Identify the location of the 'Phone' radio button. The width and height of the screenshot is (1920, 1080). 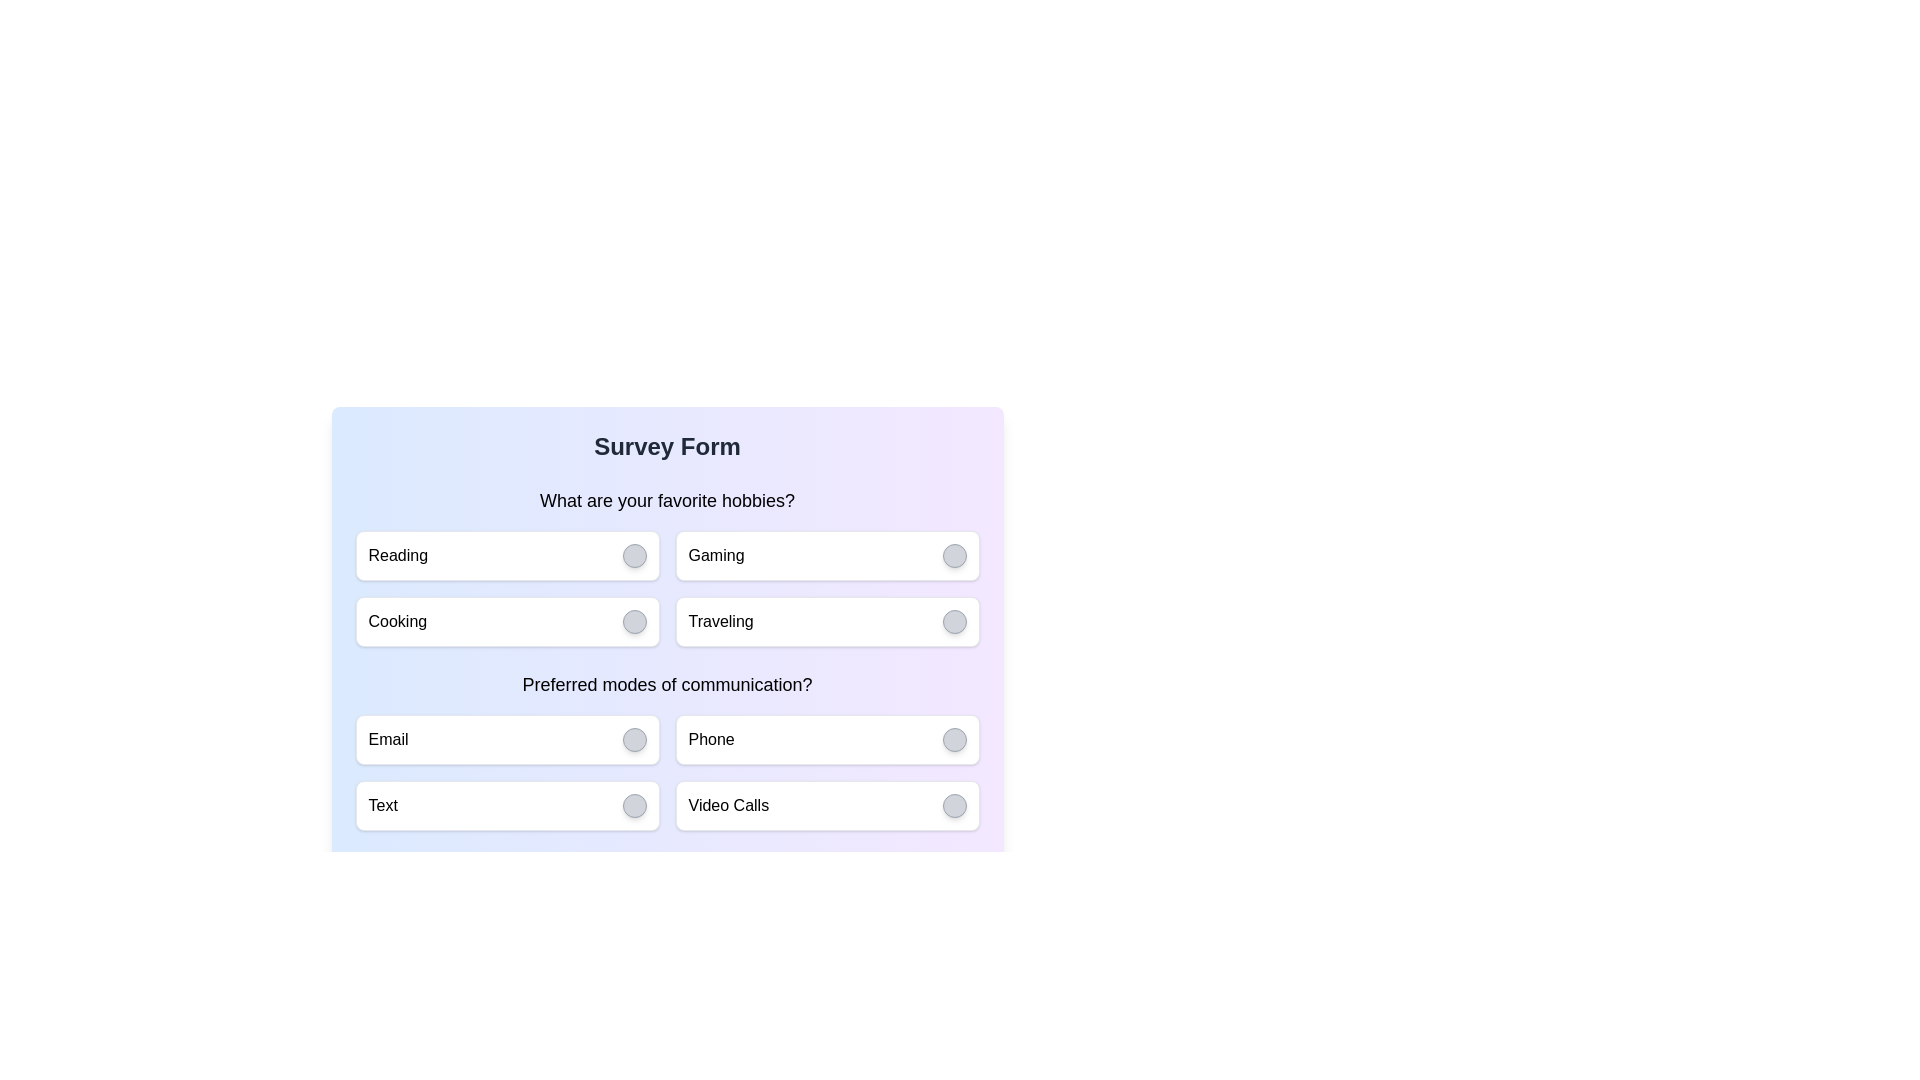
(953, 740).